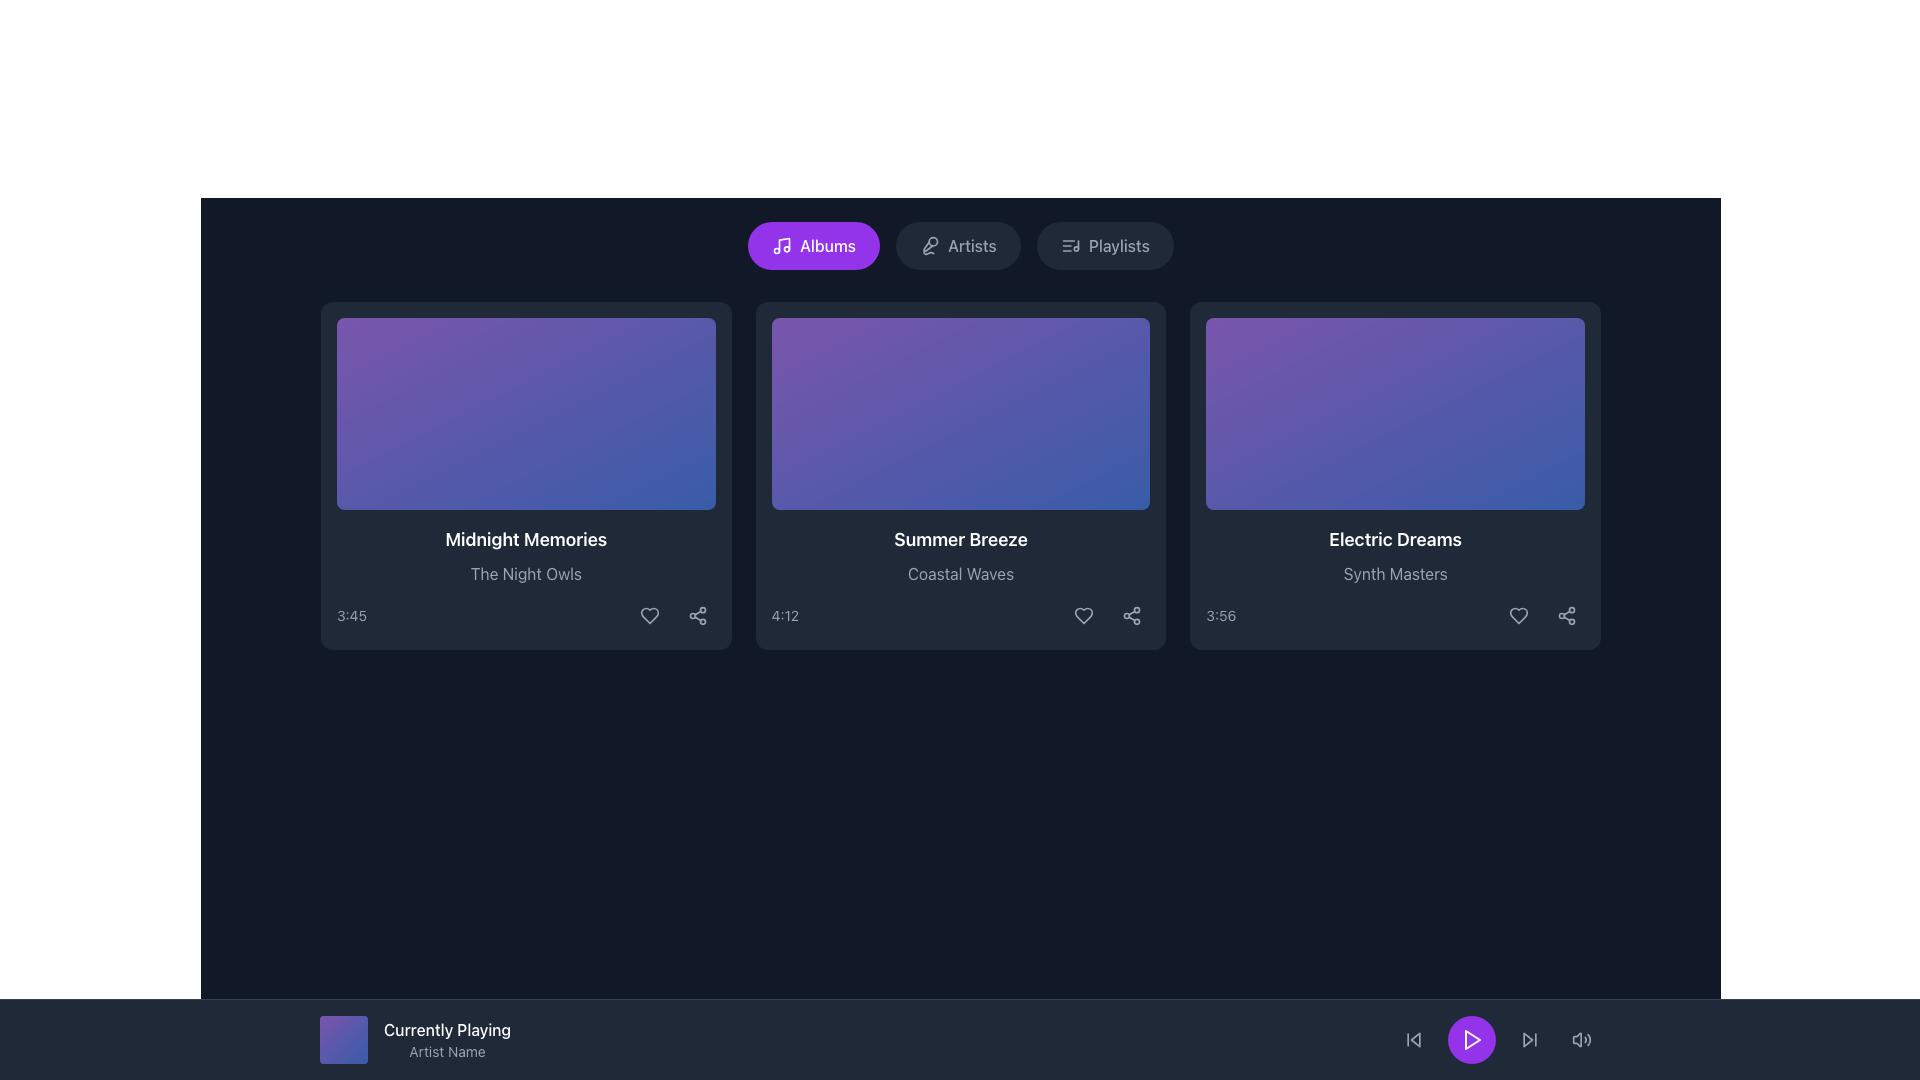 Image resolution: width=1920 pixels, height=1080 pixels. I want to click on the sharing button for the 'Midnight Memories' album located at the bottom right corner of the album card, so click(697, 615).